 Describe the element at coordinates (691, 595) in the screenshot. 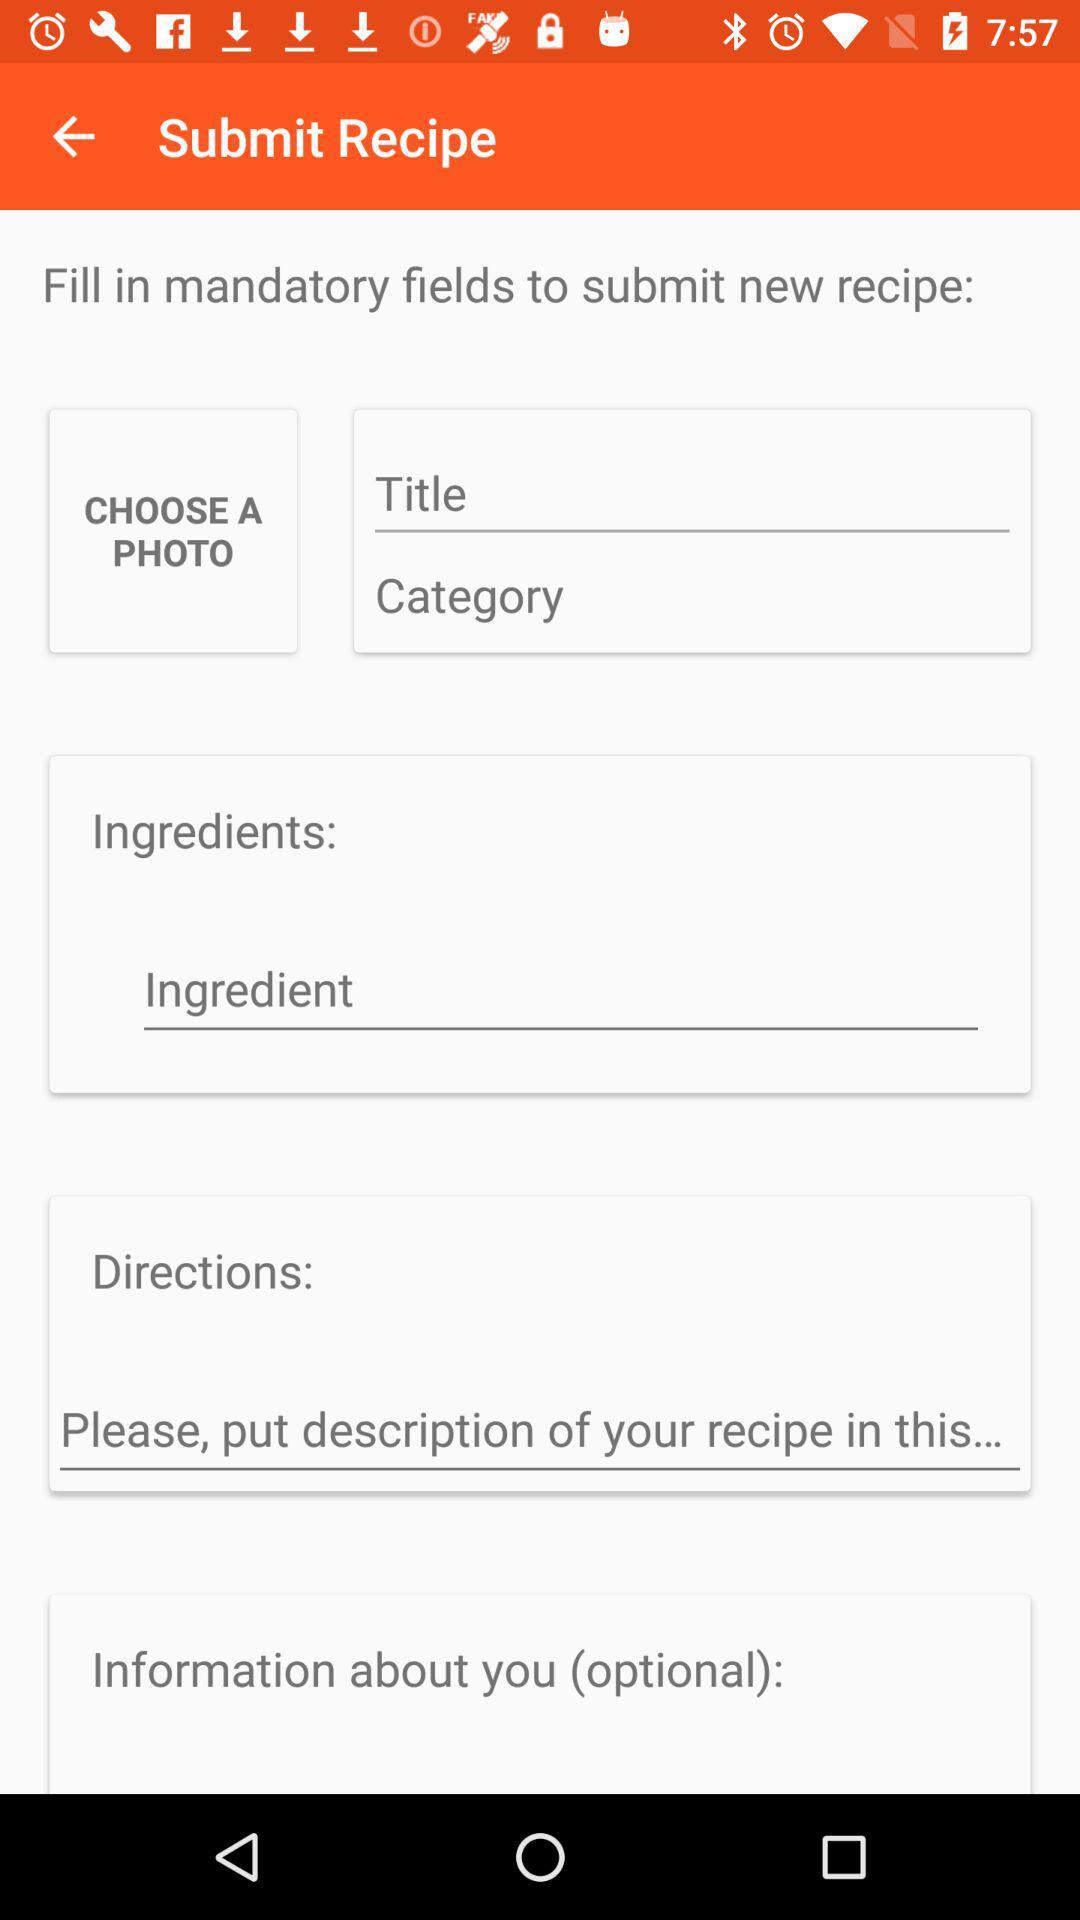

I see `recipe category` at that location.